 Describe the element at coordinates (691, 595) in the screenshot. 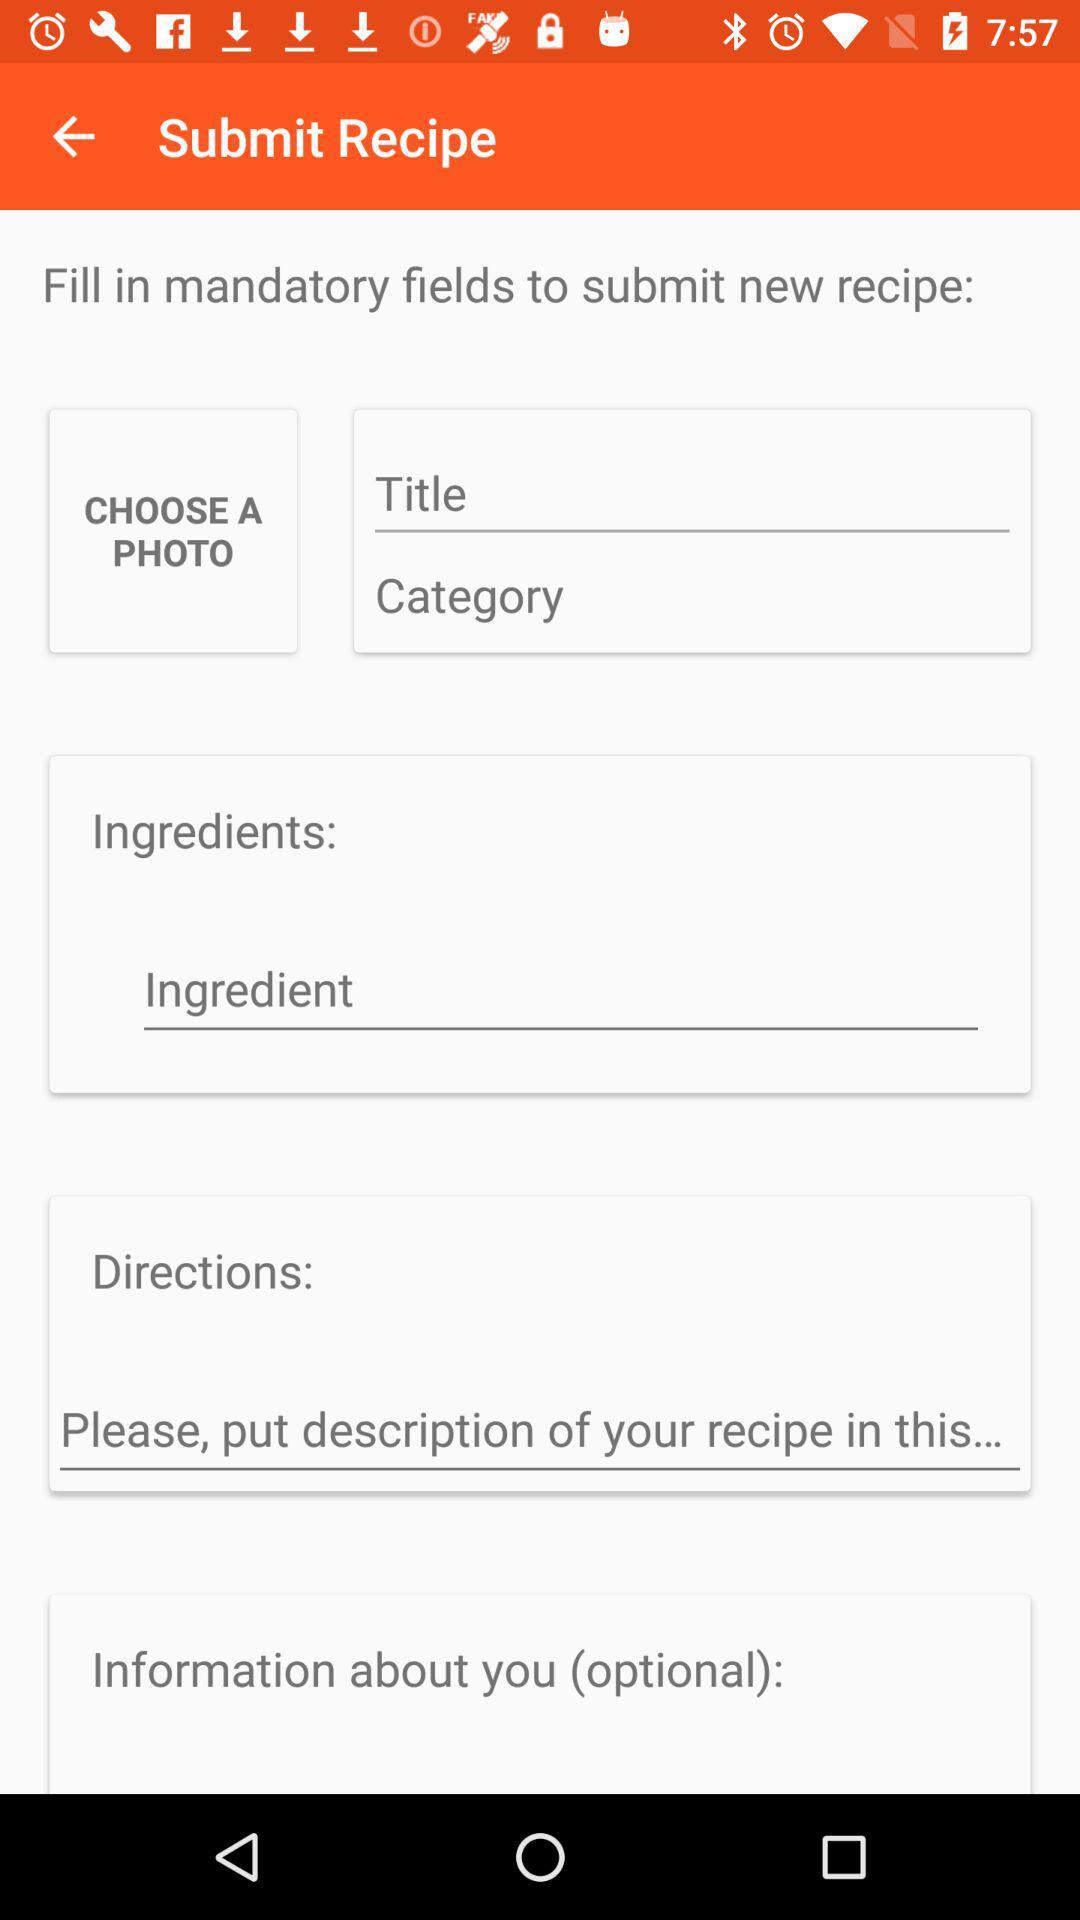

I see `recipe category` at that location.